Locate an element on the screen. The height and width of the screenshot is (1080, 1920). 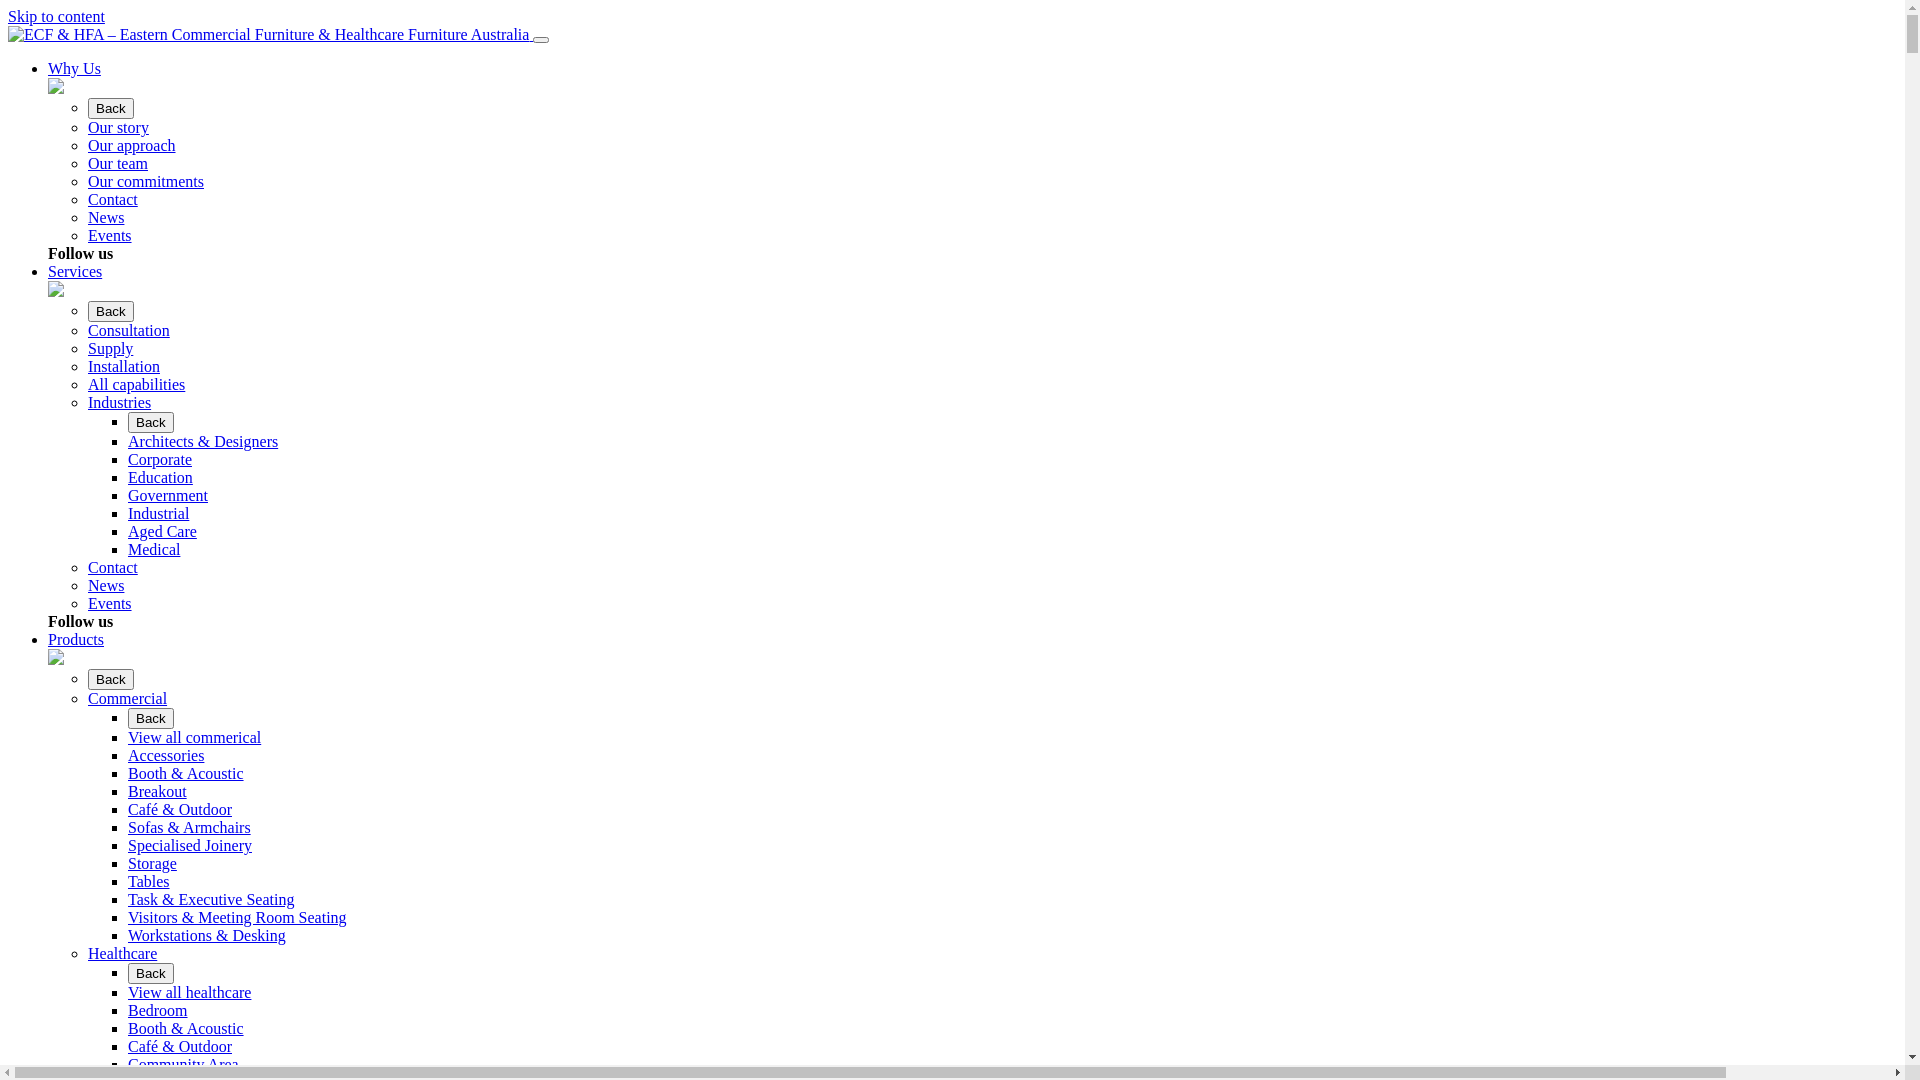
'Back' is located at coordinates (127, 421).